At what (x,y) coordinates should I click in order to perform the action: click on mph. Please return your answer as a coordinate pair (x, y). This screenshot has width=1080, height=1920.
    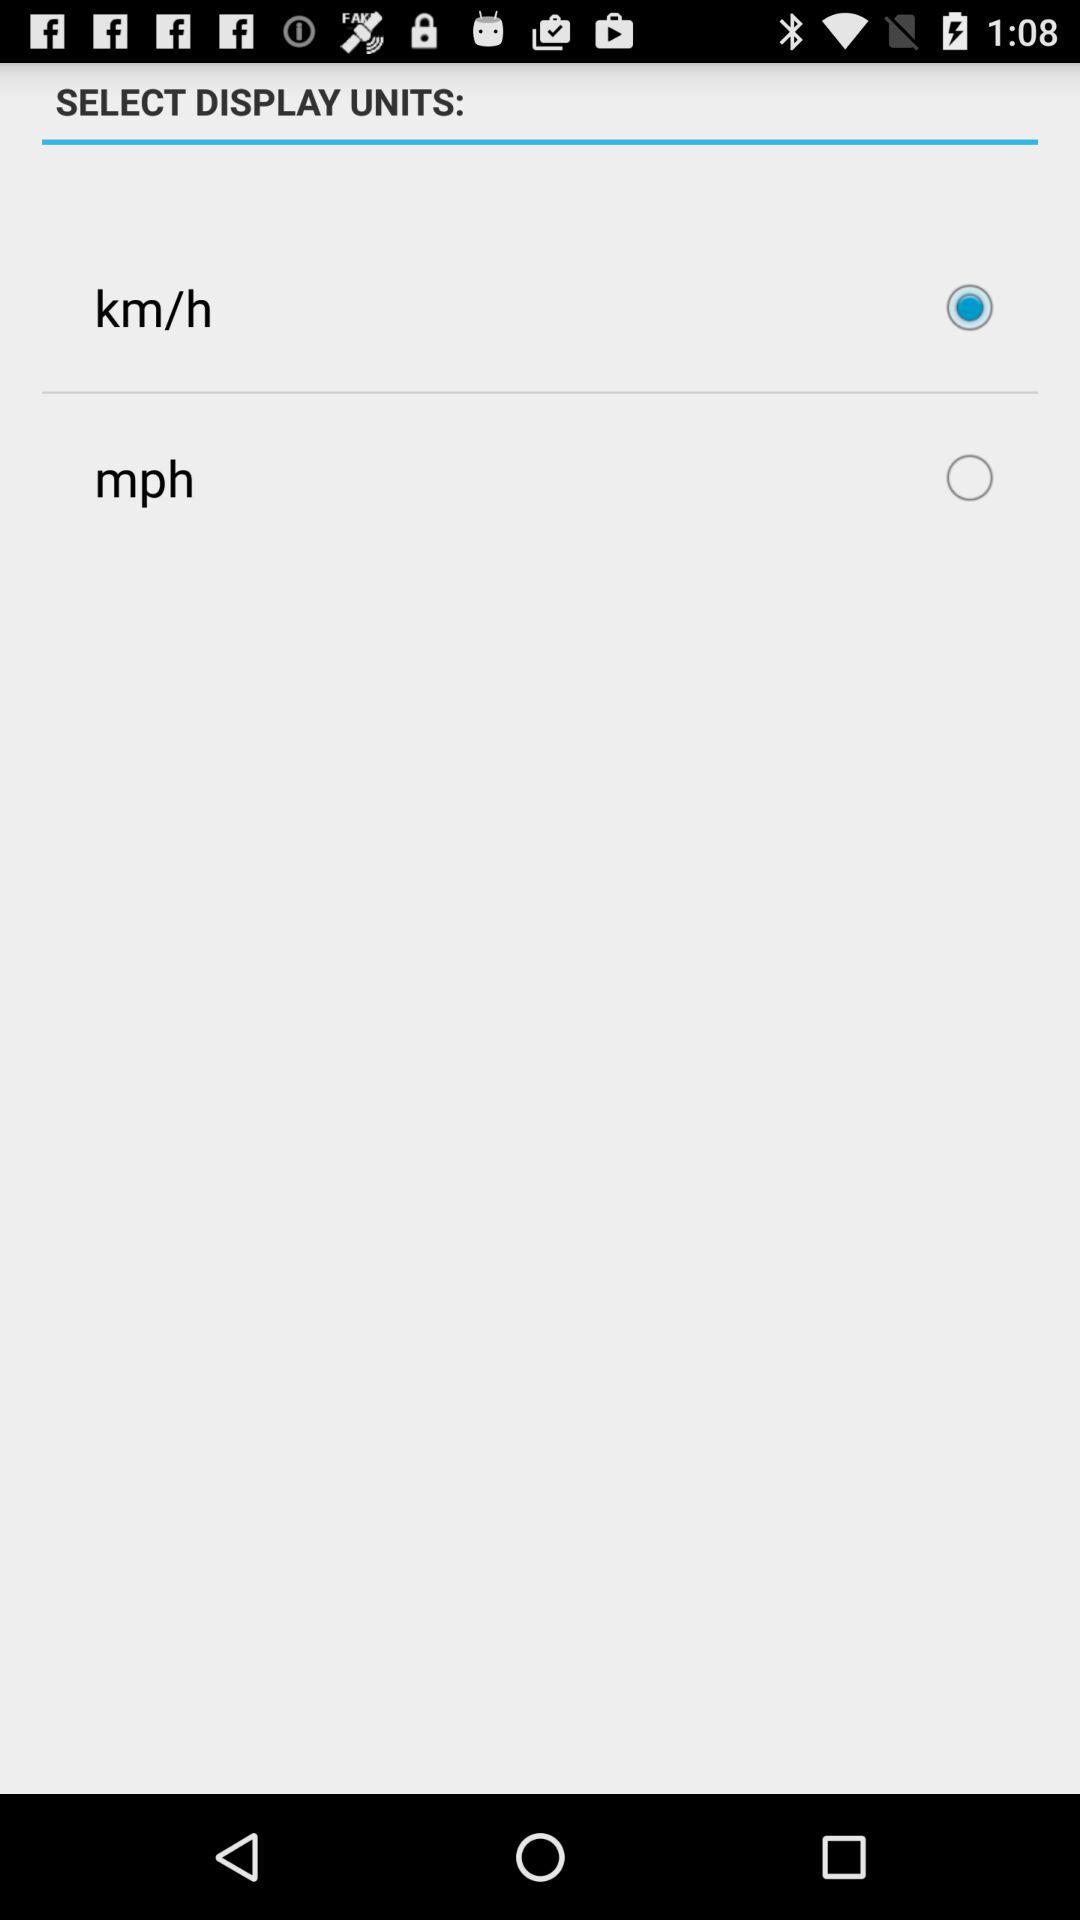
    Looking at the image, I should click on (540, 476).